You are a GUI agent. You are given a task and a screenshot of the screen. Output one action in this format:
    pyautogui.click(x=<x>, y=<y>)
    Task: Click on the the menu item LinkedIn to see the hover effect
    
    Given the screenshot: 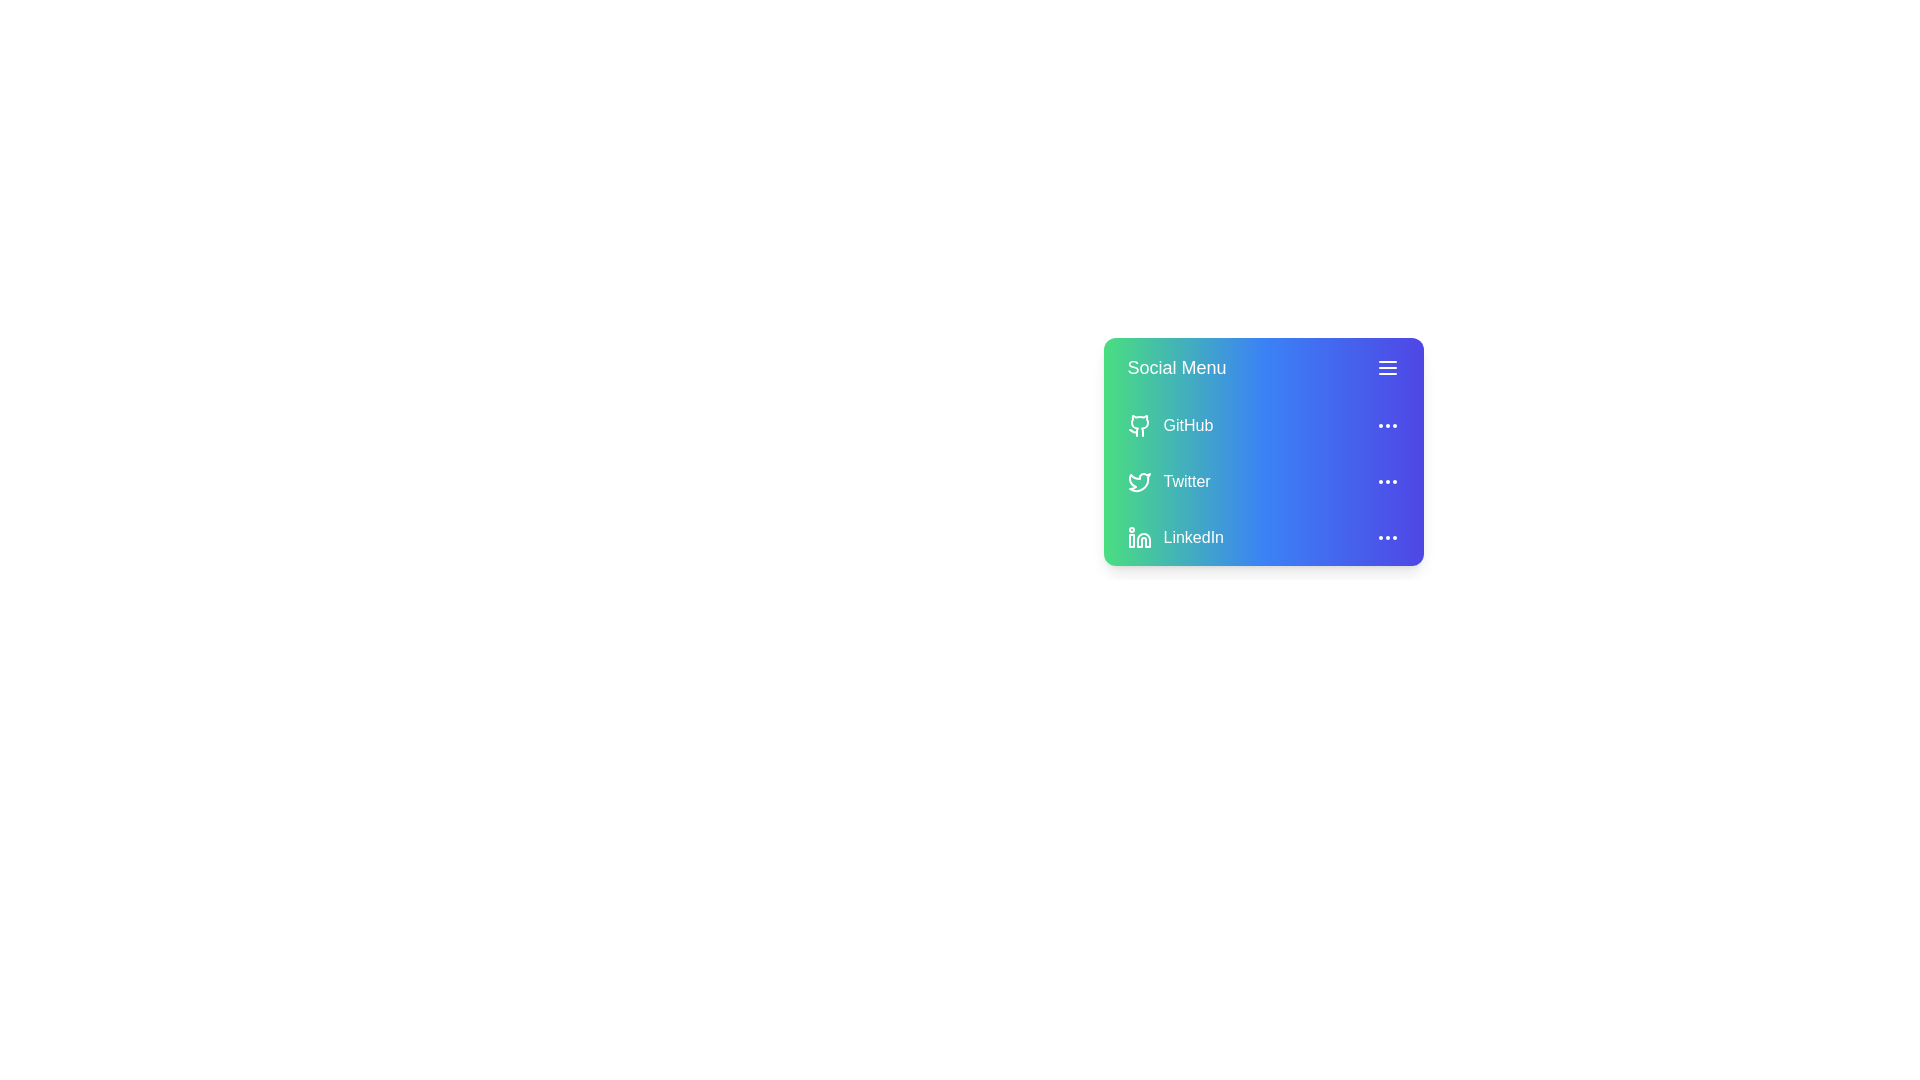 What is the action you would take?
    pyautogui.click(x=1262, y=536)
    